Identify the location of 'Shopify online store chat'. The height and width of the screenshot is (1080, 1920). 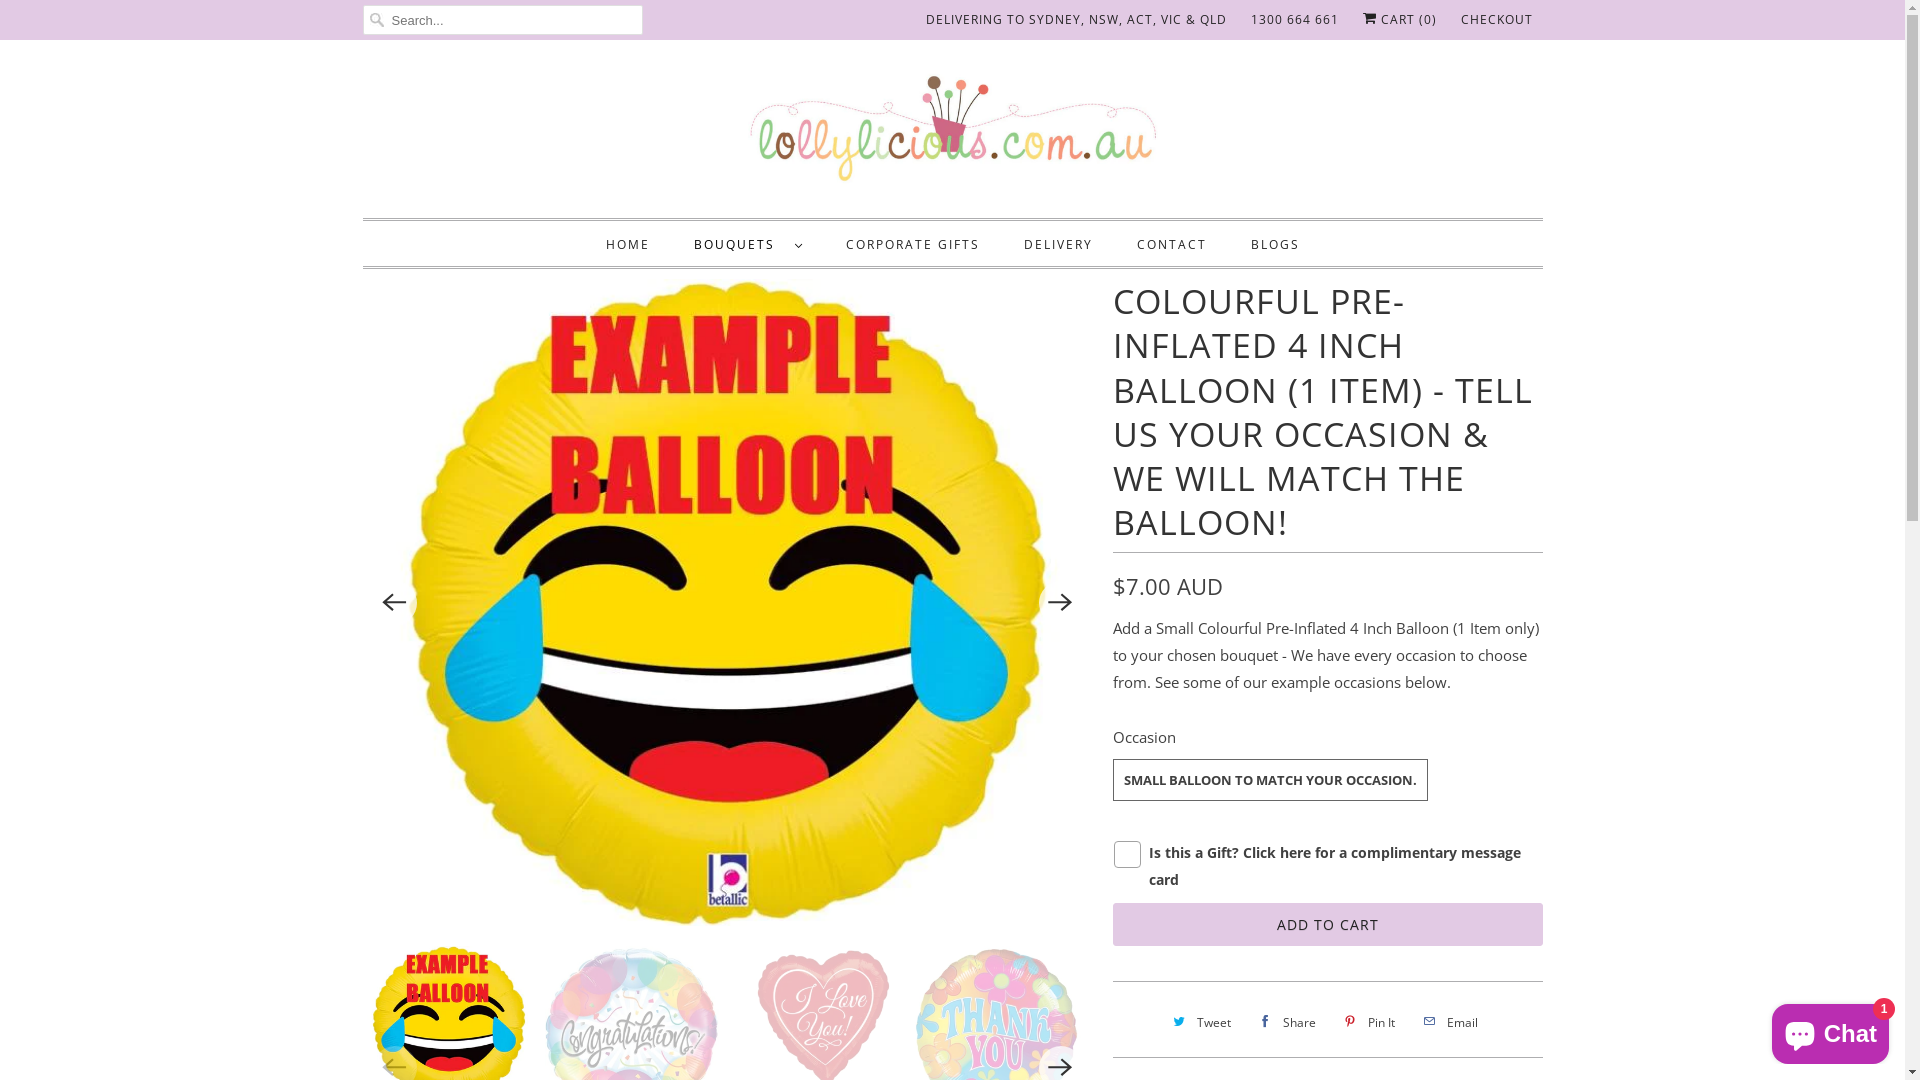
(1830, 1029).